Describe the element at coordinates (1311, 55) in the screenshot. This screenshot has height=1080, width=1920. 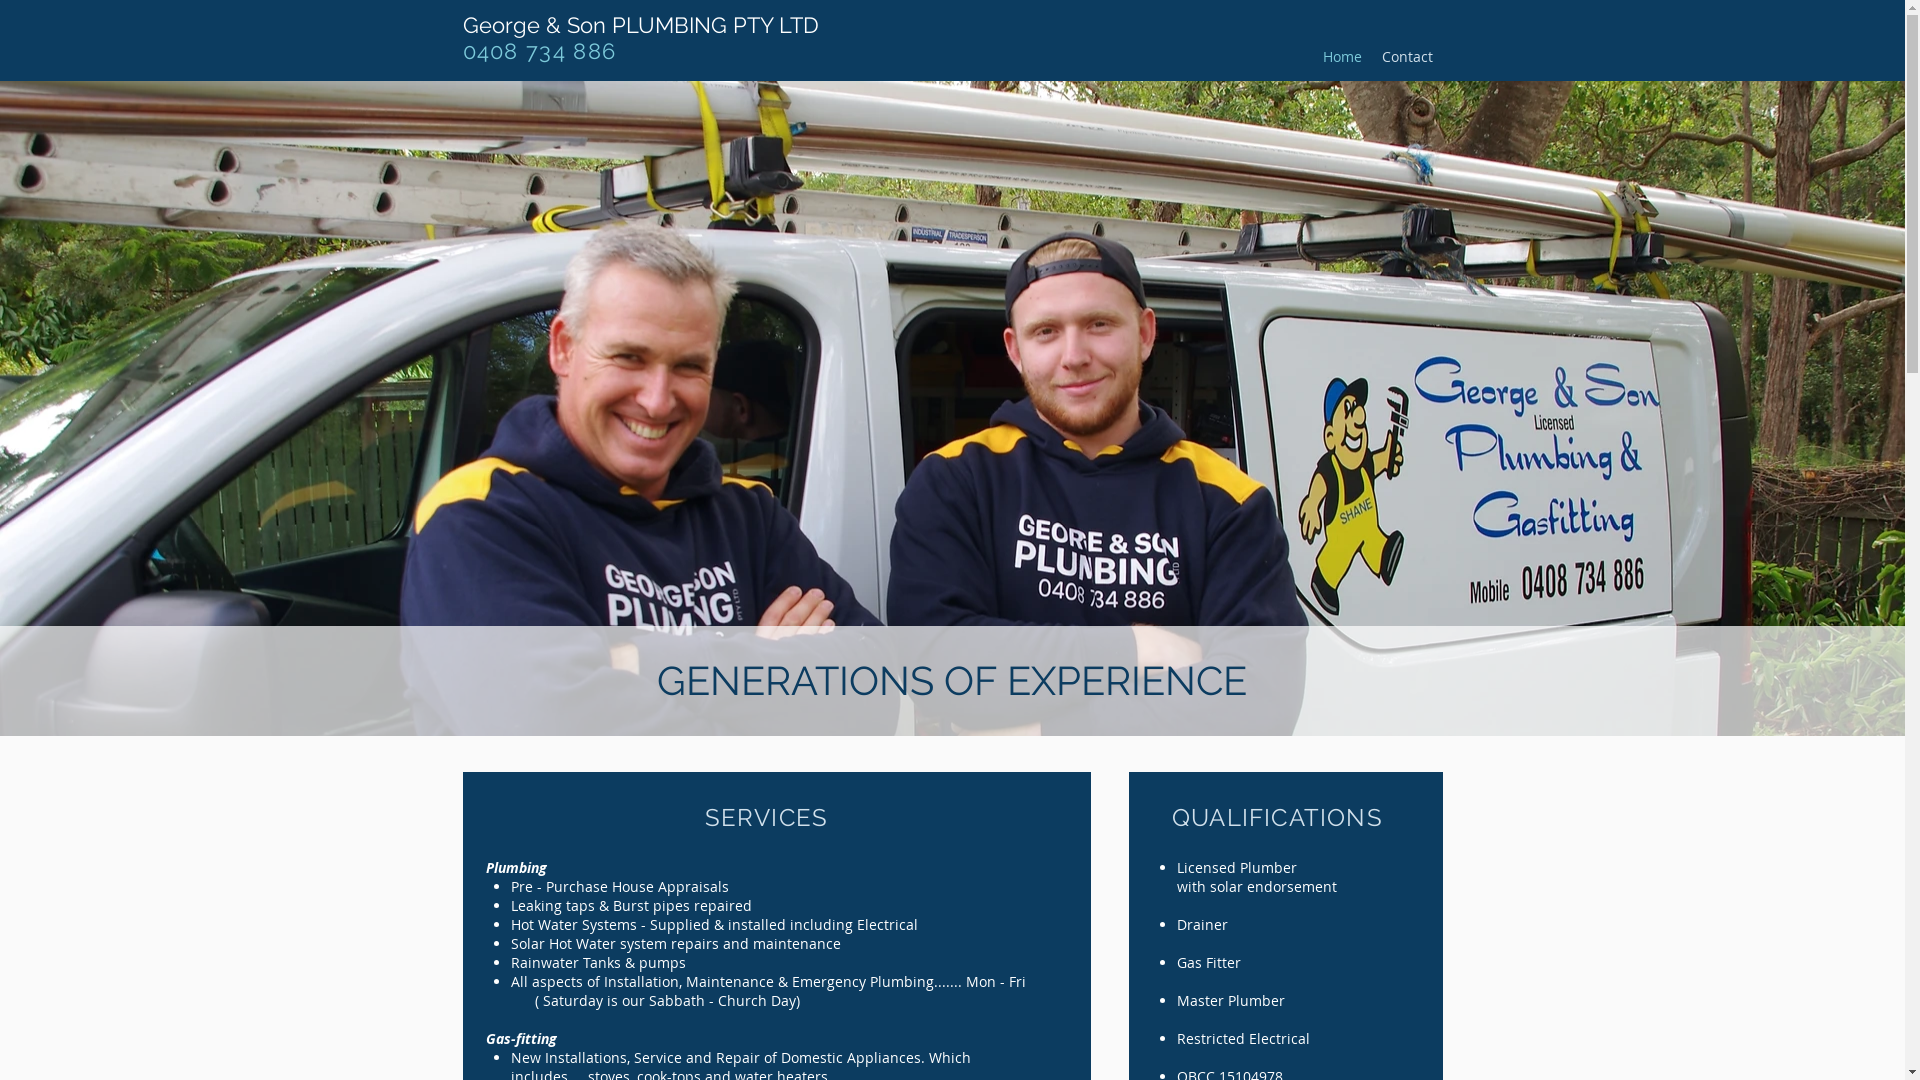
I see `'Home'` at that location.